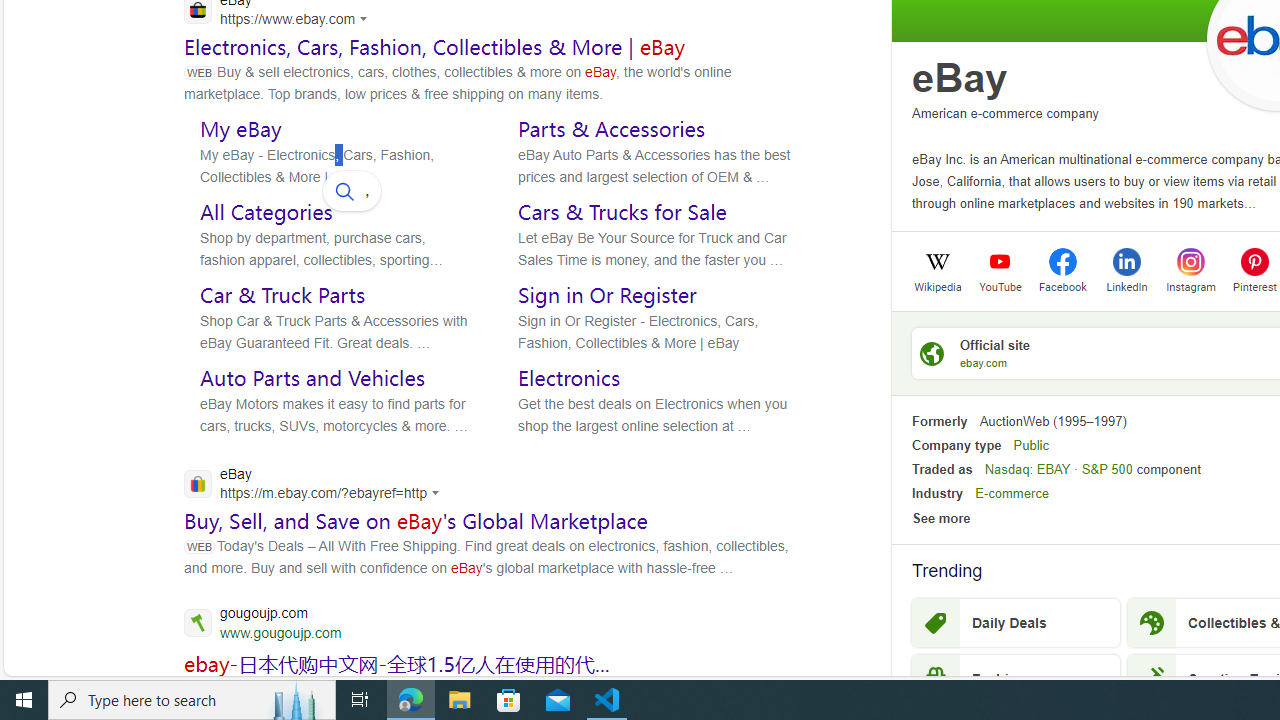 This screenshot has width=1280, height=720. Describe the element at coordinates (1031, 444) in the screenshot. I see `'Public'` at that location.